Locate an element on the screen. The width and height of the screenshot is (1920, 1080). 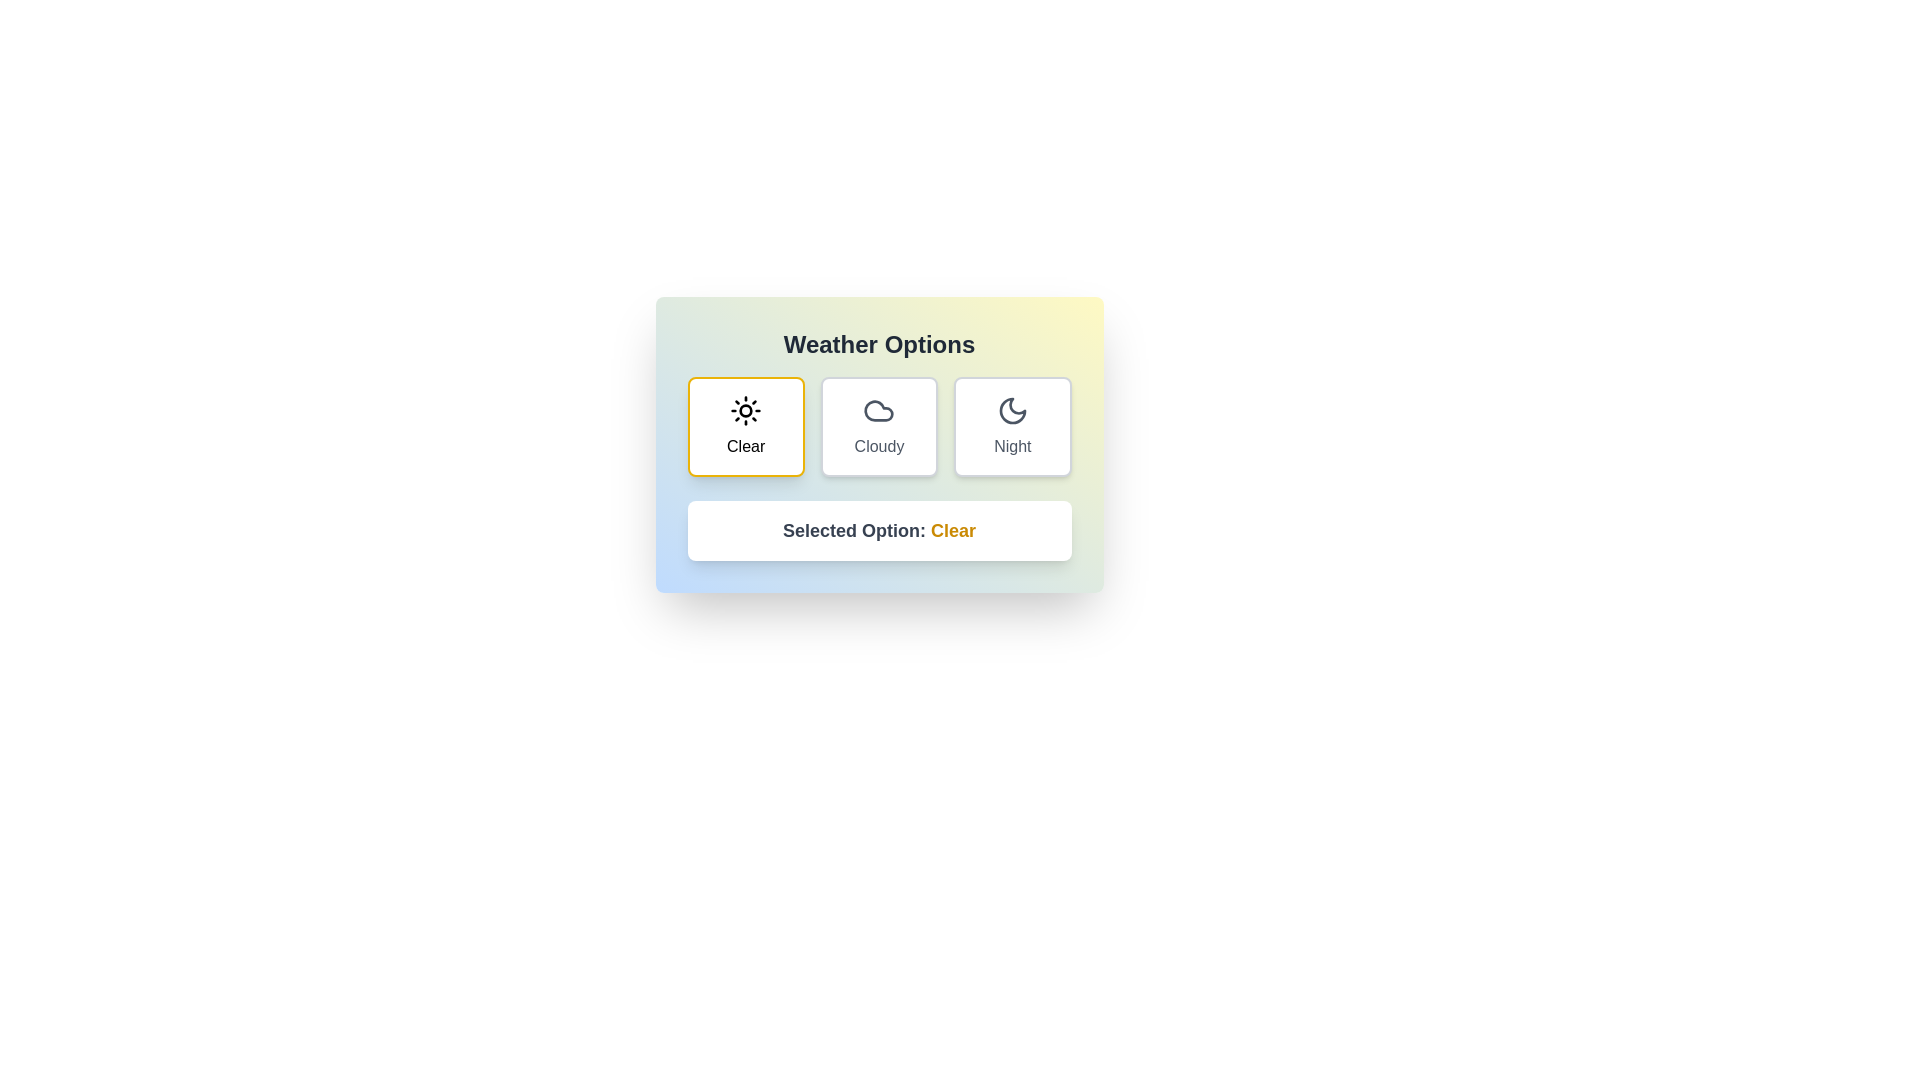
the 'Clear' weather button located in the upper-left section of the grid layout to possibly highlight or show details is located at coordinates (745, 426).